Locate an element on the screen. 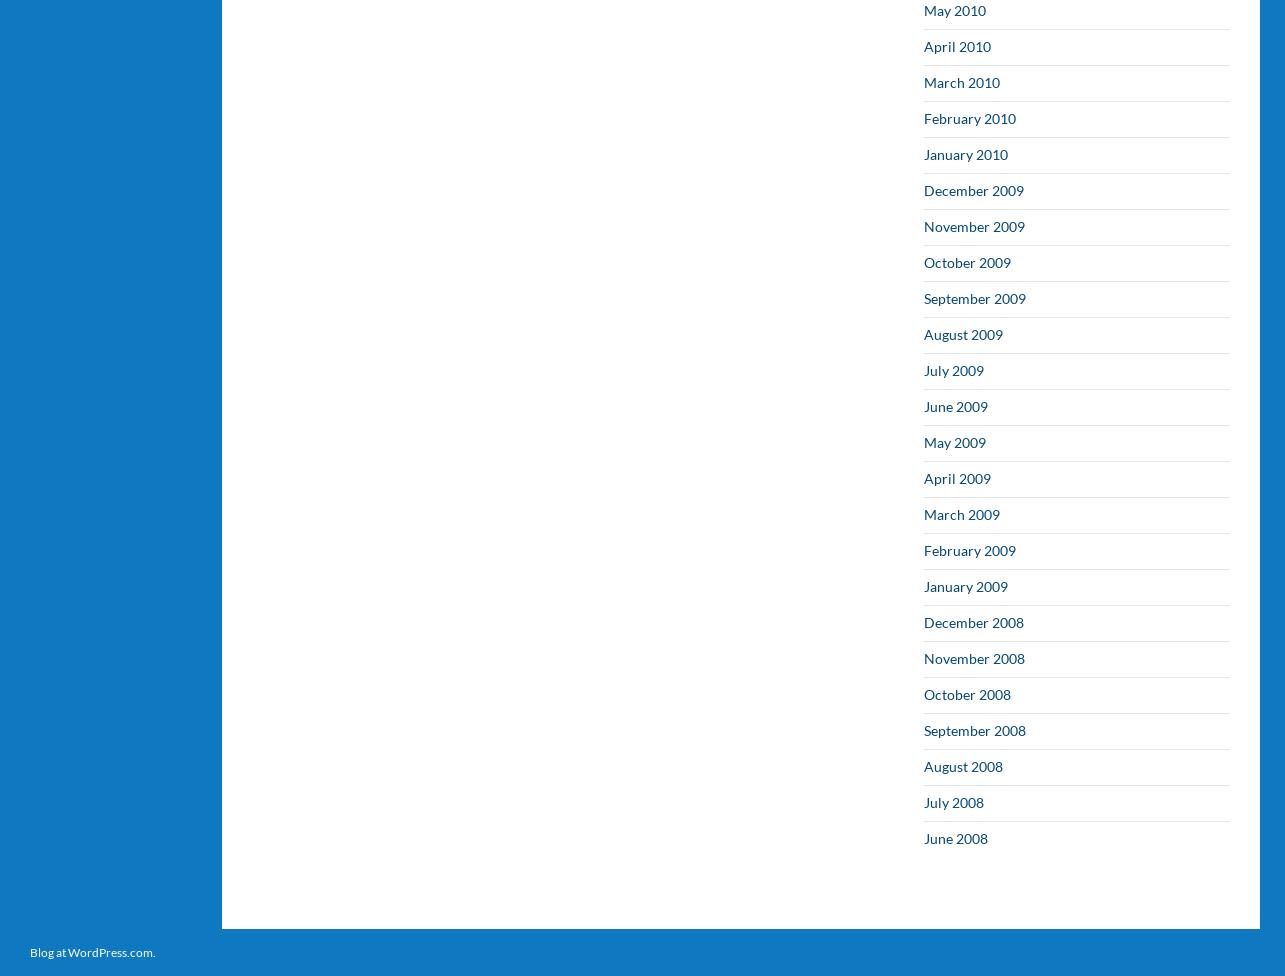 The width and height of the screenshot is (1285, 976). 'December 2009' is located at coordinates (974, 189).